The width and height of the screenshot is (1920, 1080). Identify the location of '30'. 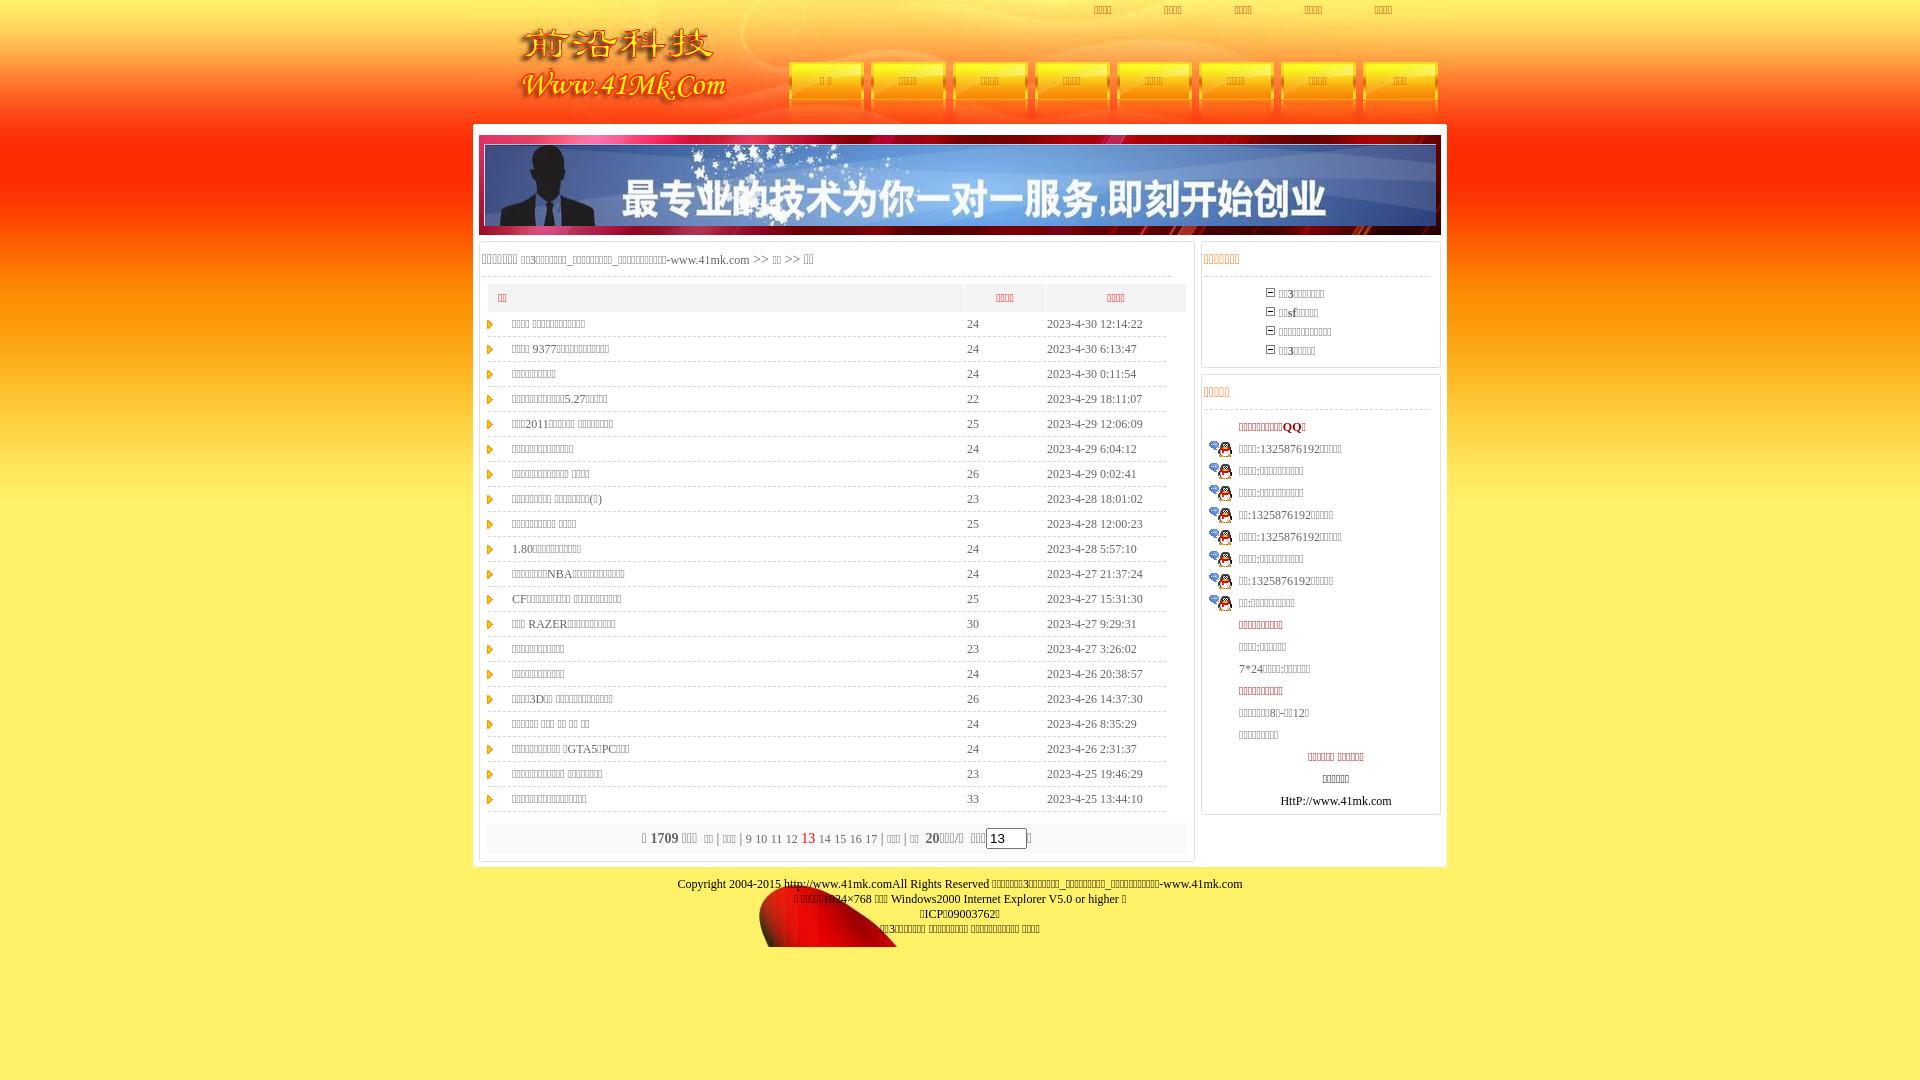
(973, 622).